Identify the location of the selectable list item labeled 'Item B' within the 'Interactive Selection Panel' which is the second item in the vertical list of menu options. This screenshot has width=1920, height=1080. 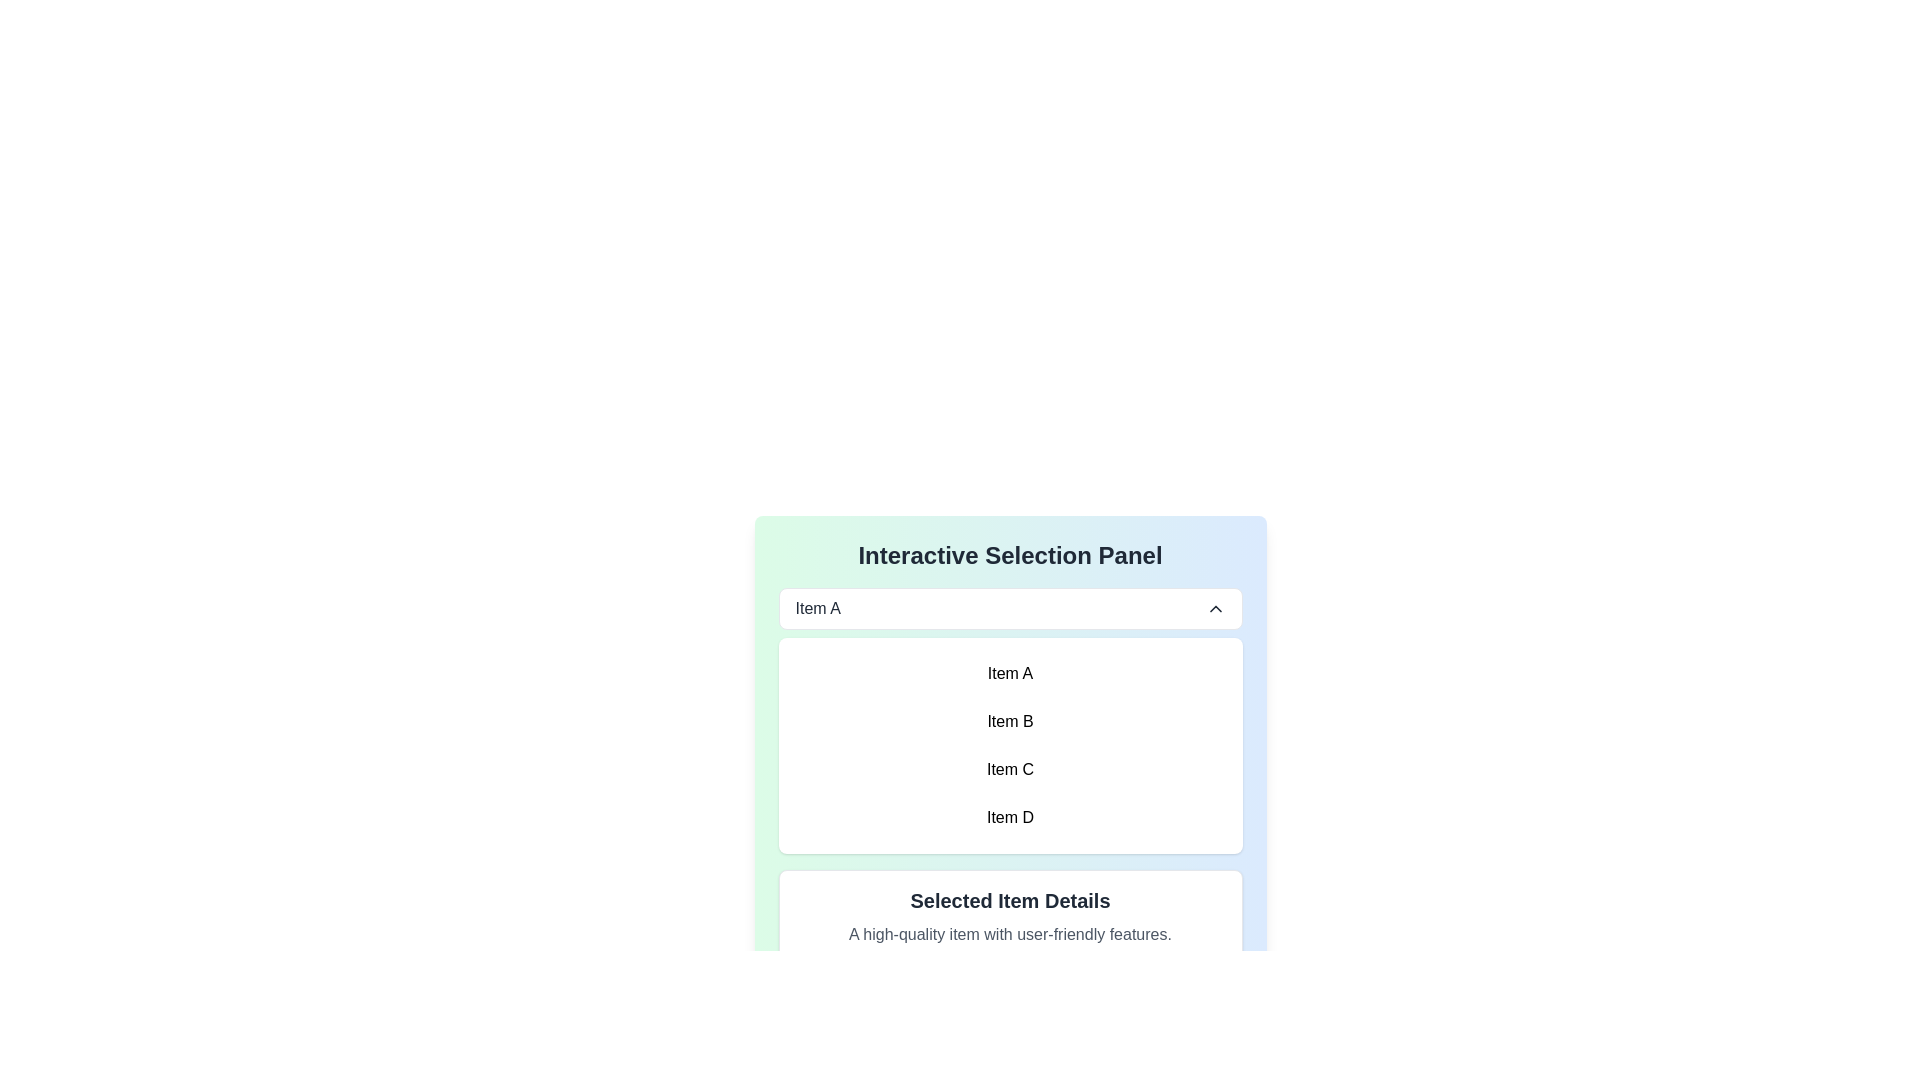
(1010, 721).